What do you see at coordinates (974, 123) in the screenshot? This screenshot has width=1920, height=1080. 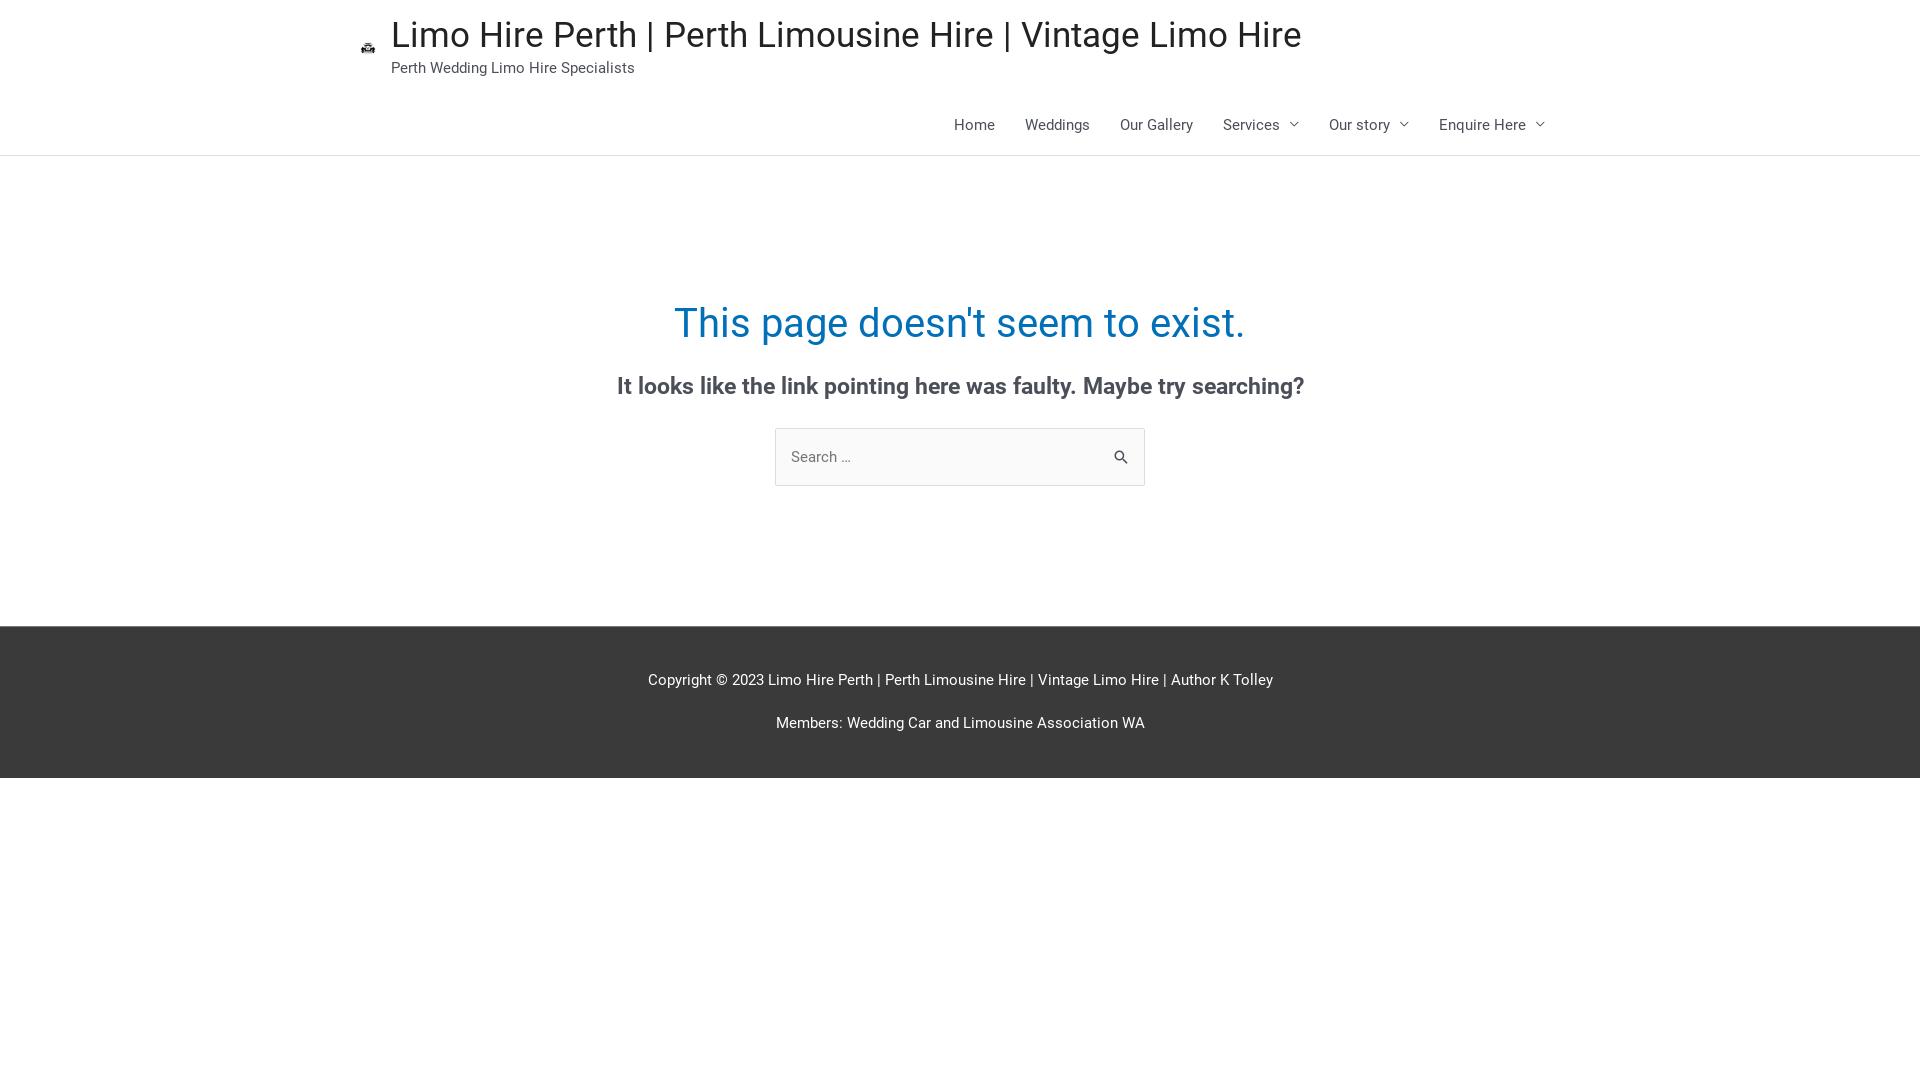 I see `'Home'` at bounding box center [974, 123].